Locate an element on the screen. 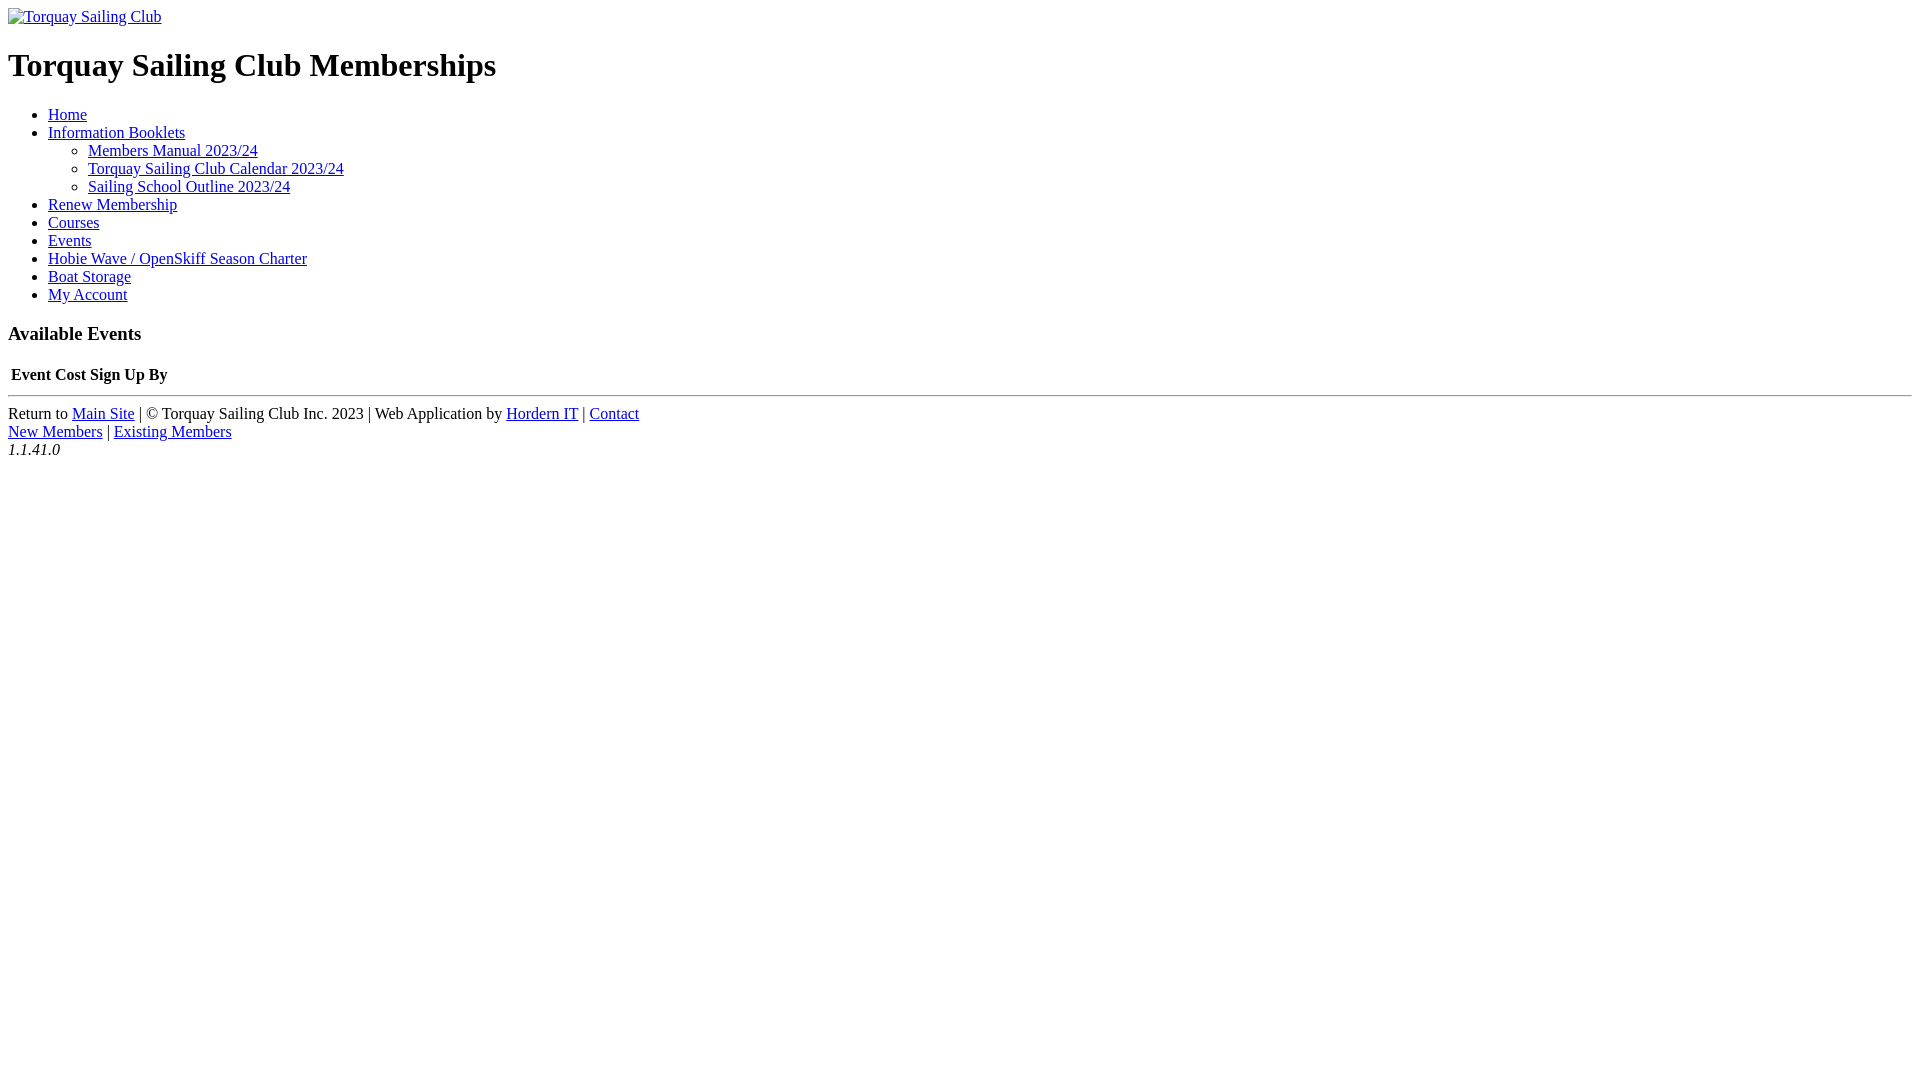 The image size is (1920, 1080). 'My Account' is located at coordinates (86, 294).